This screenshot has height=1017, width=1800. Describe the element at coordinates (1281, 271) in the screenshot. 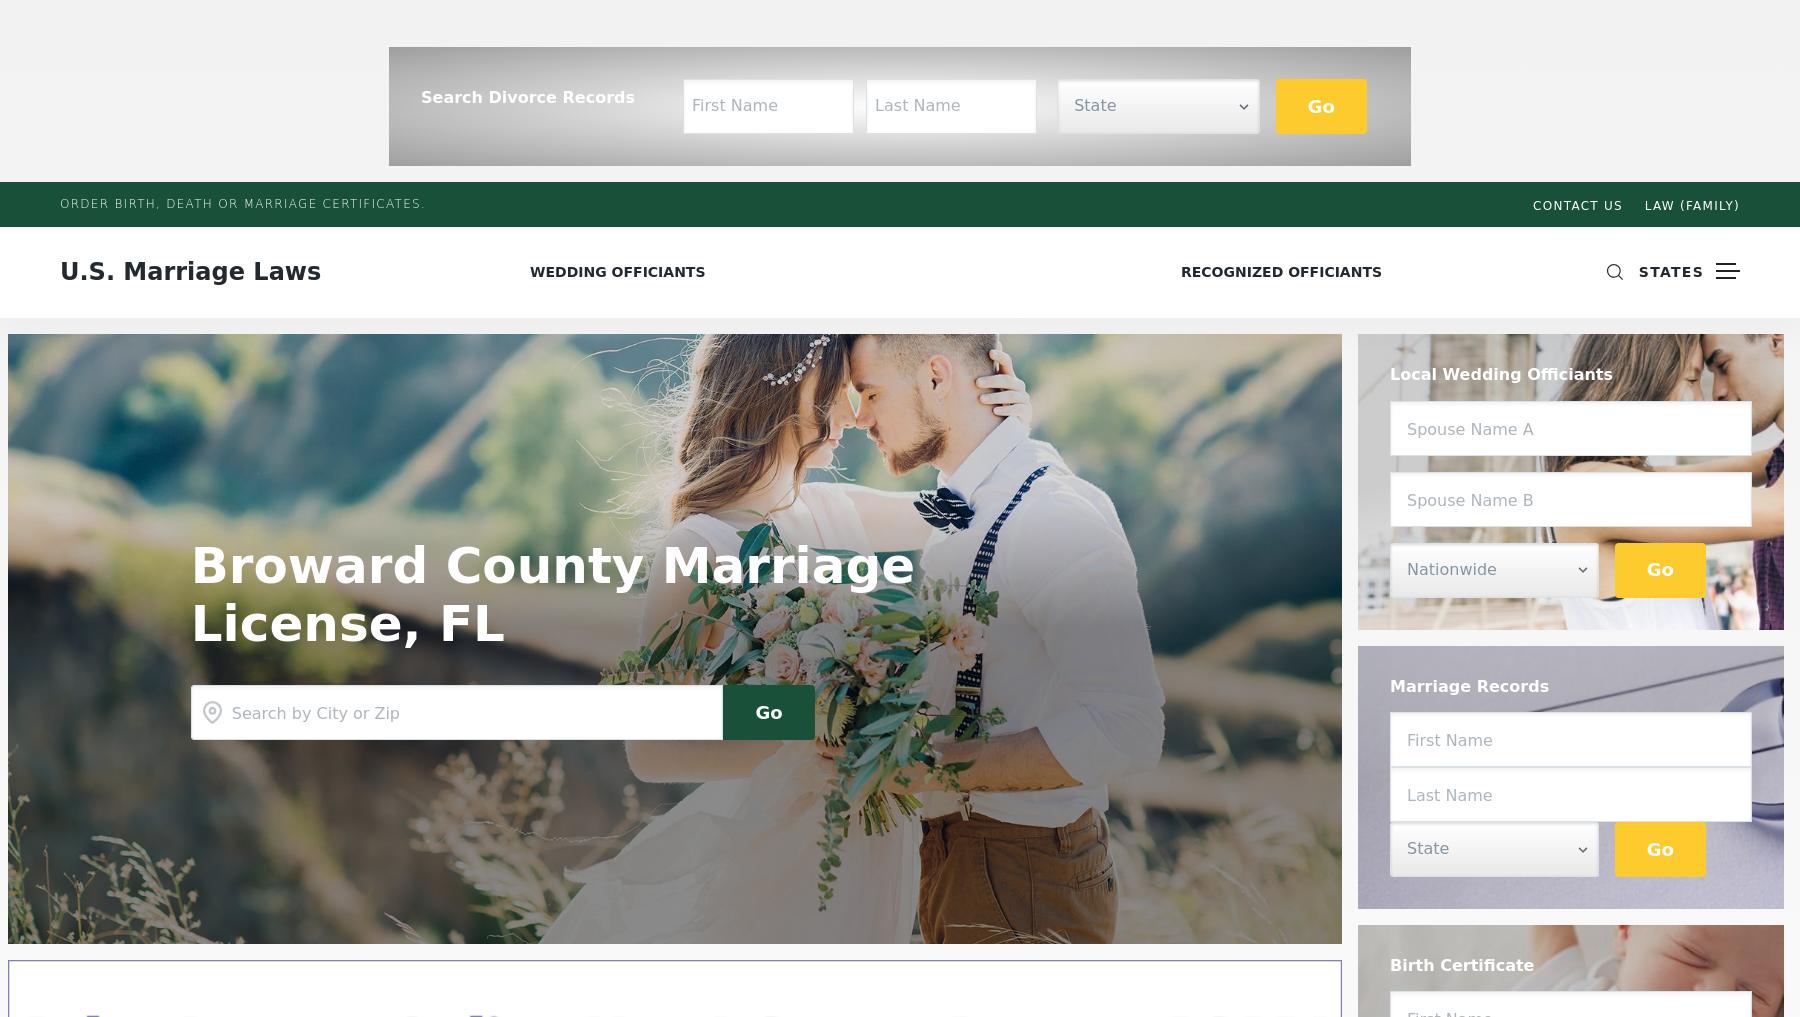

I see `'Recognized Officiants'` at that location.